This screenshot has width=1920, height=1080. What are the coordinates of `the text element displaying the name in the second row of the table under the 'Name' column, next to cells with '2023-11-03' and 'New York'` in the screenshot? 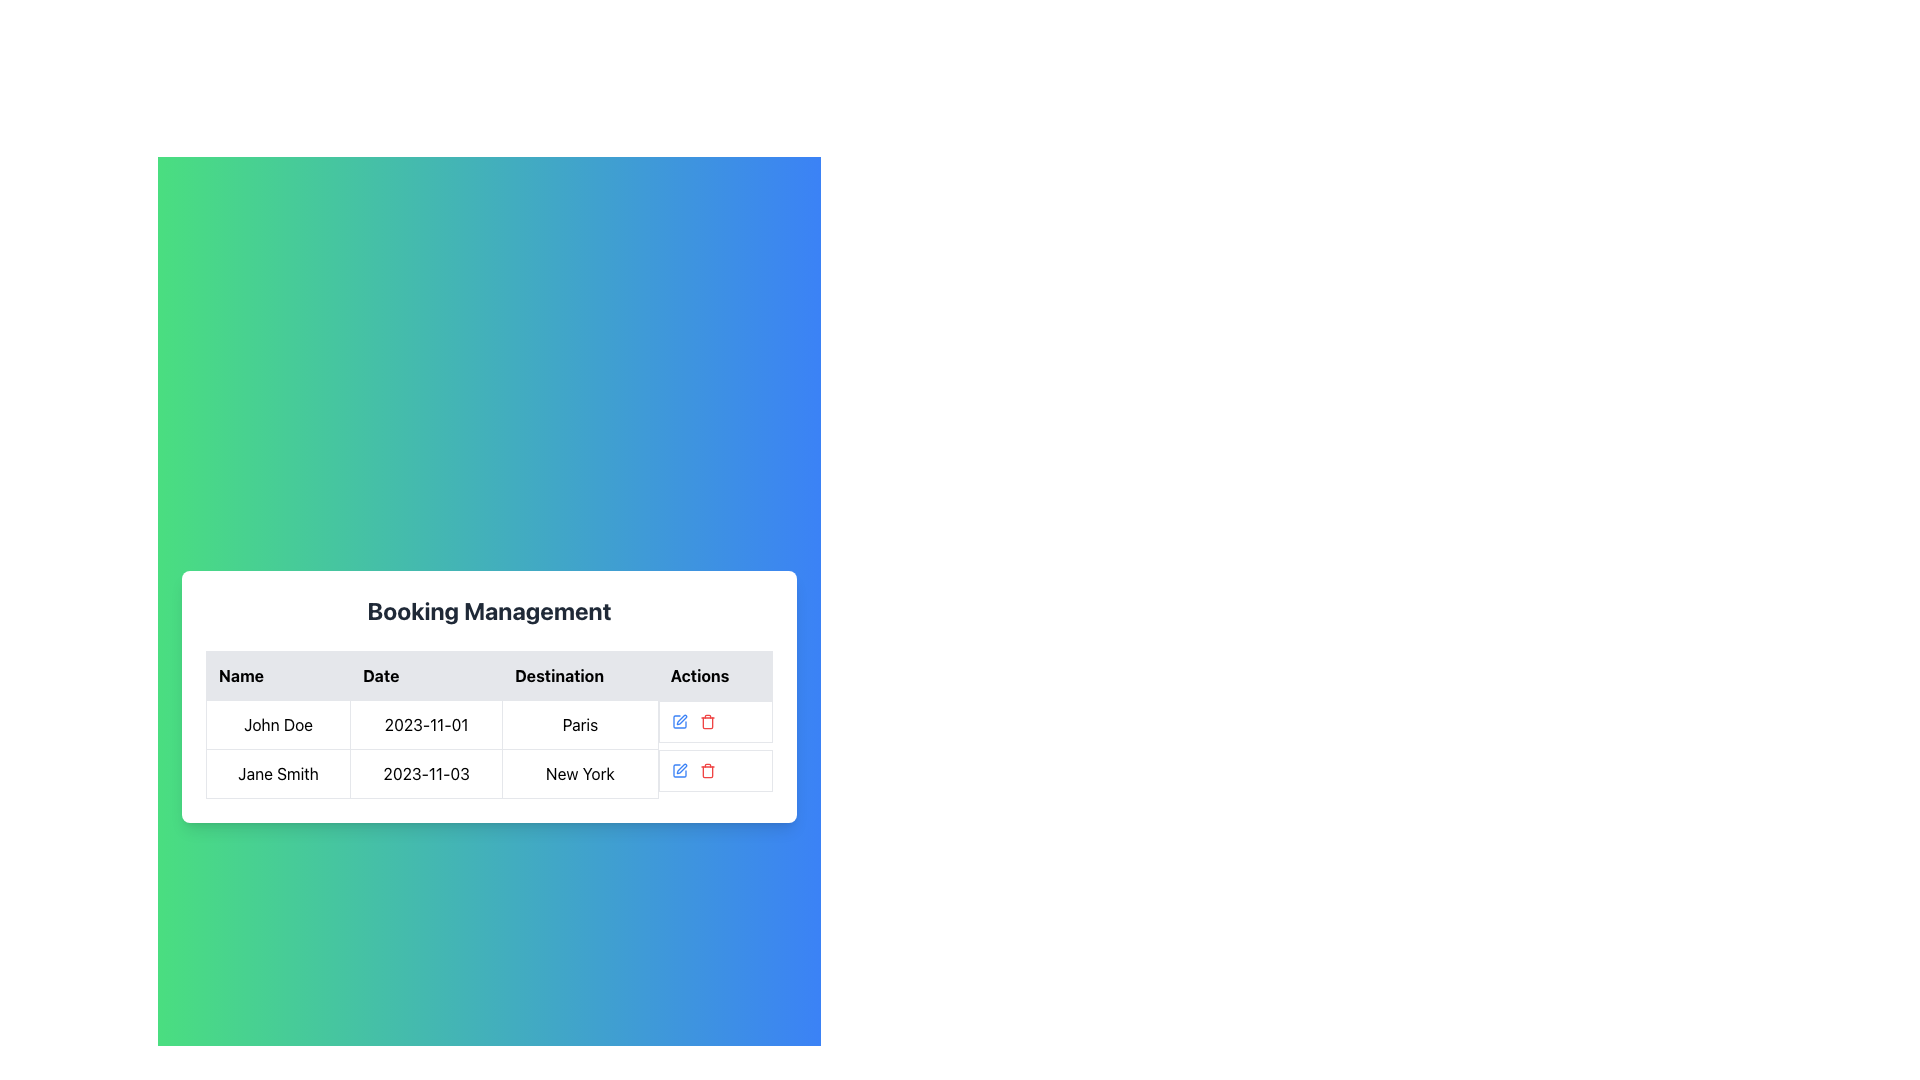 It's located at (277, 773).